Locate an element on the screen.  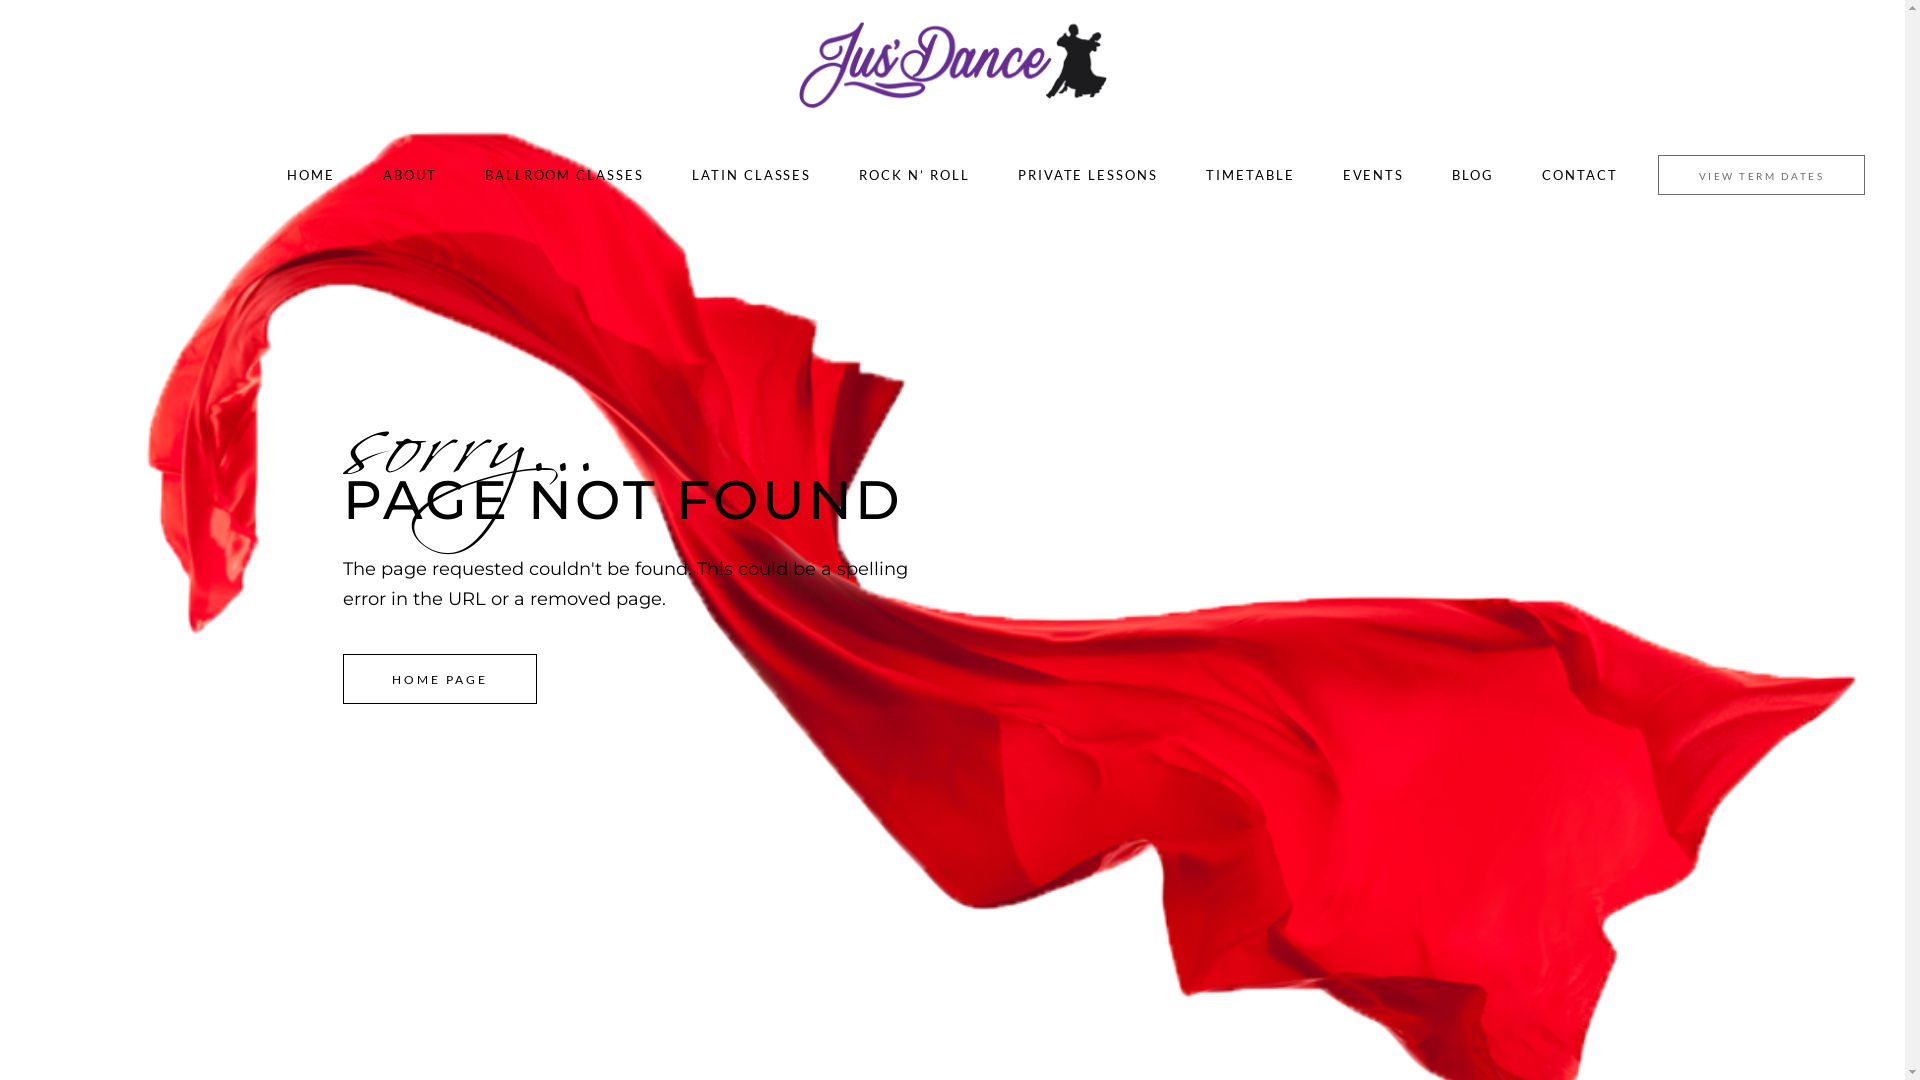
'BLOG' is located at coordinates (1473, 173).